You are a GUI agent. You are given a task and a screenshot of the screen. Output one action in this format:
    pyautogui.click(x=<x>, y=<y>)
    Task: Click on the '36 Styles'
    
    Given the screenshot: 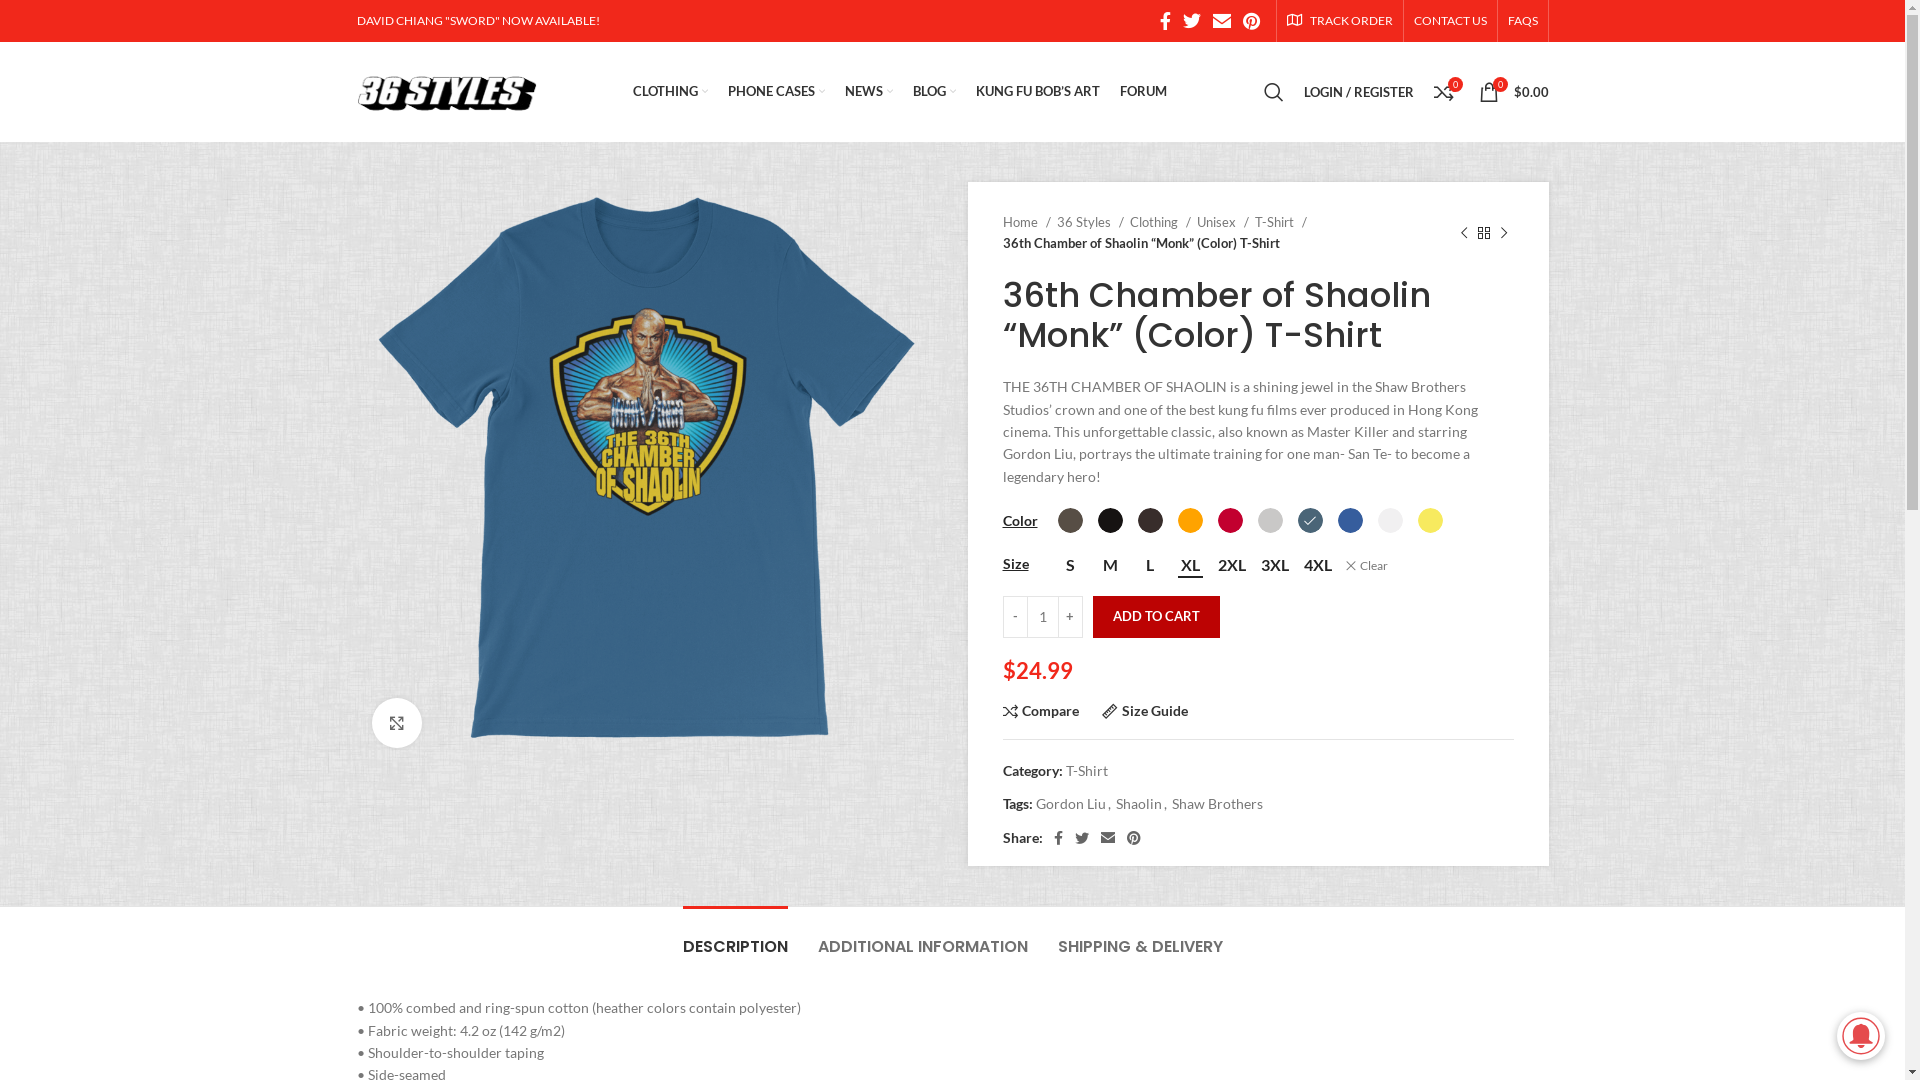 What is the action you would take?
    pyautogui.click(x=1088, y=222)
    